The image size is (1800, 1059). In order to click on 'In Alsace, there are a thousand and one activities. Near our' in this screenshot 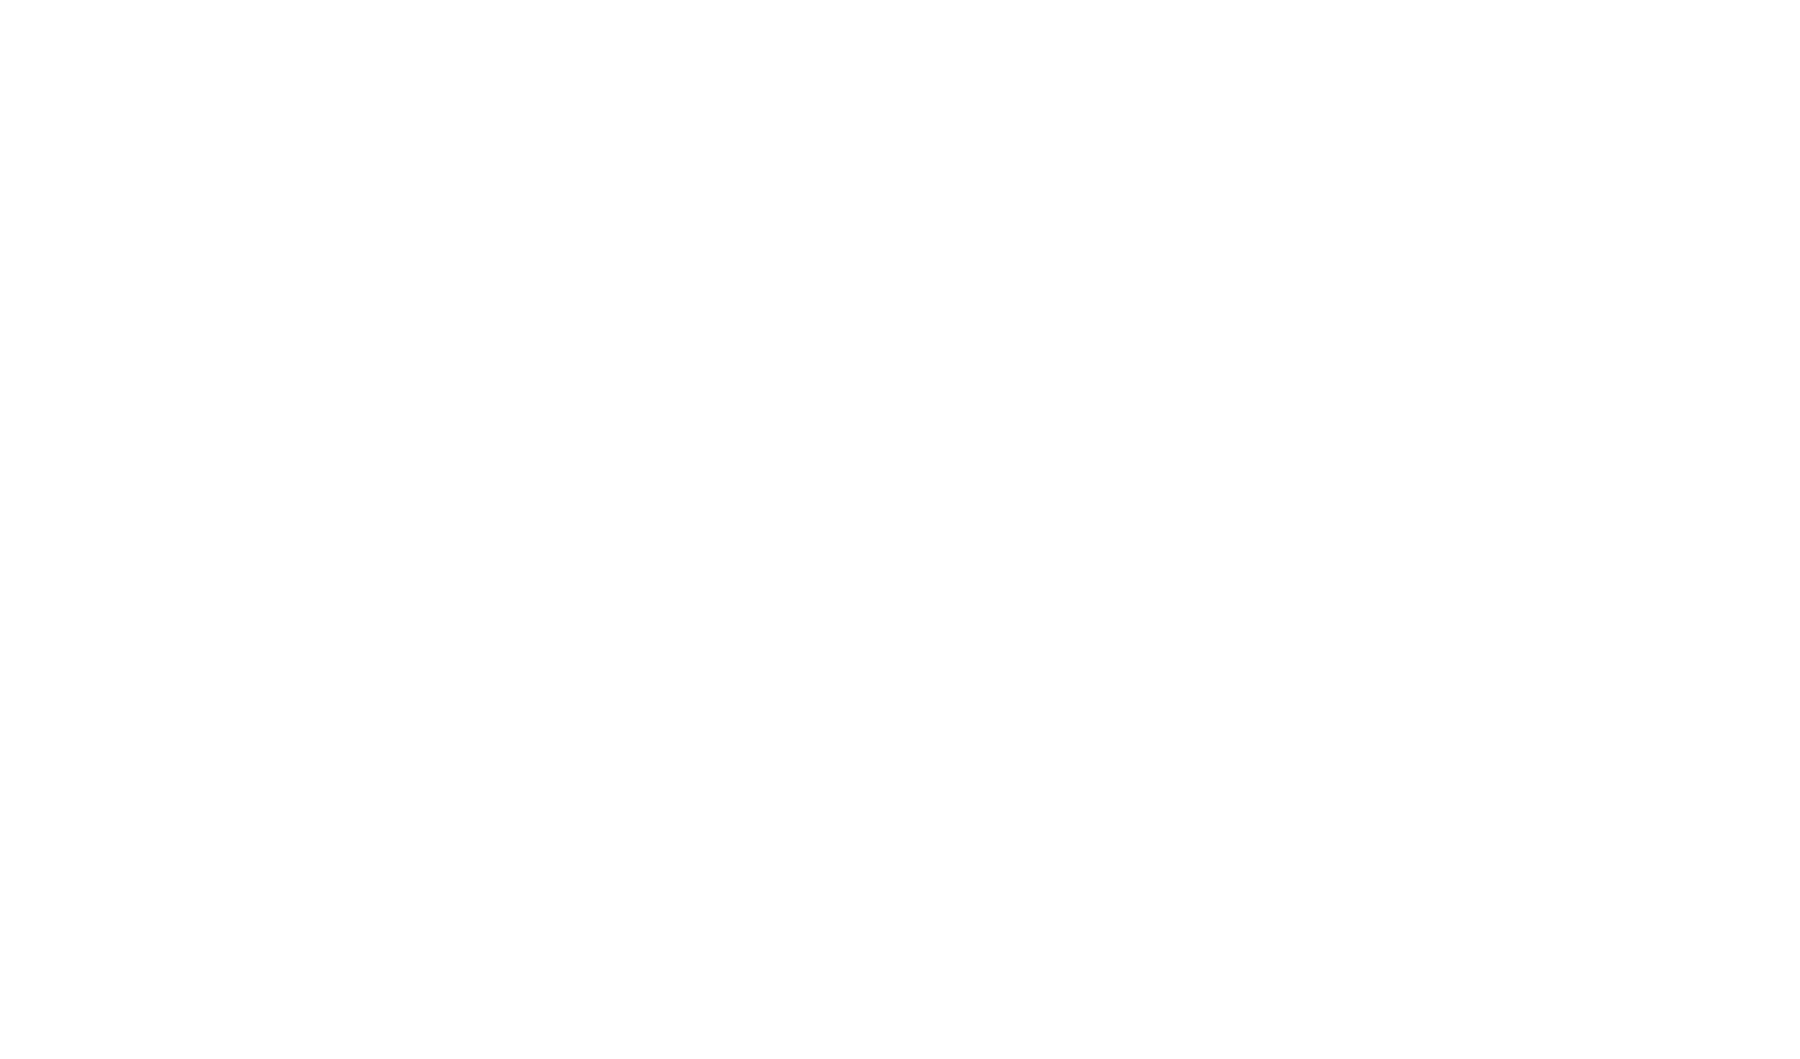, I will do `click(662, 179)`.